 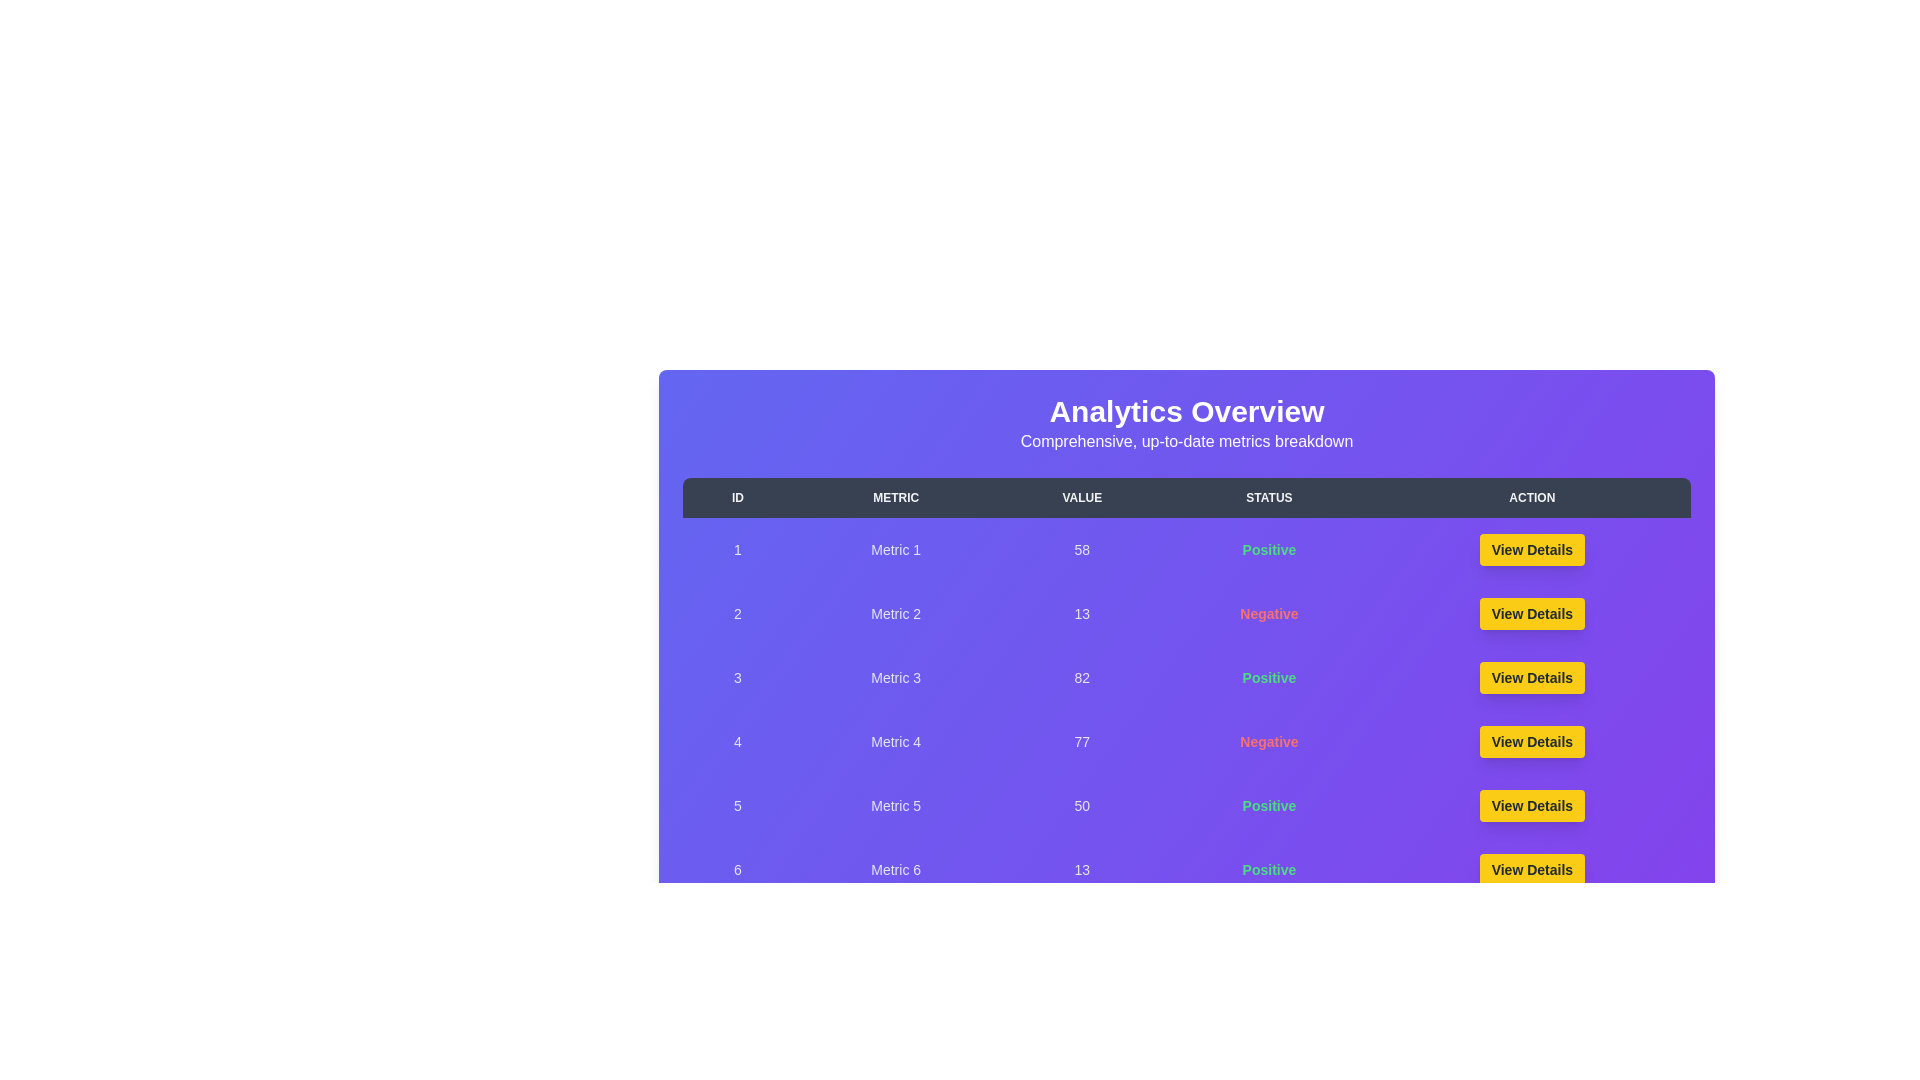 I want to click on the row corresponding to 4, so click(x=1186, y=741).